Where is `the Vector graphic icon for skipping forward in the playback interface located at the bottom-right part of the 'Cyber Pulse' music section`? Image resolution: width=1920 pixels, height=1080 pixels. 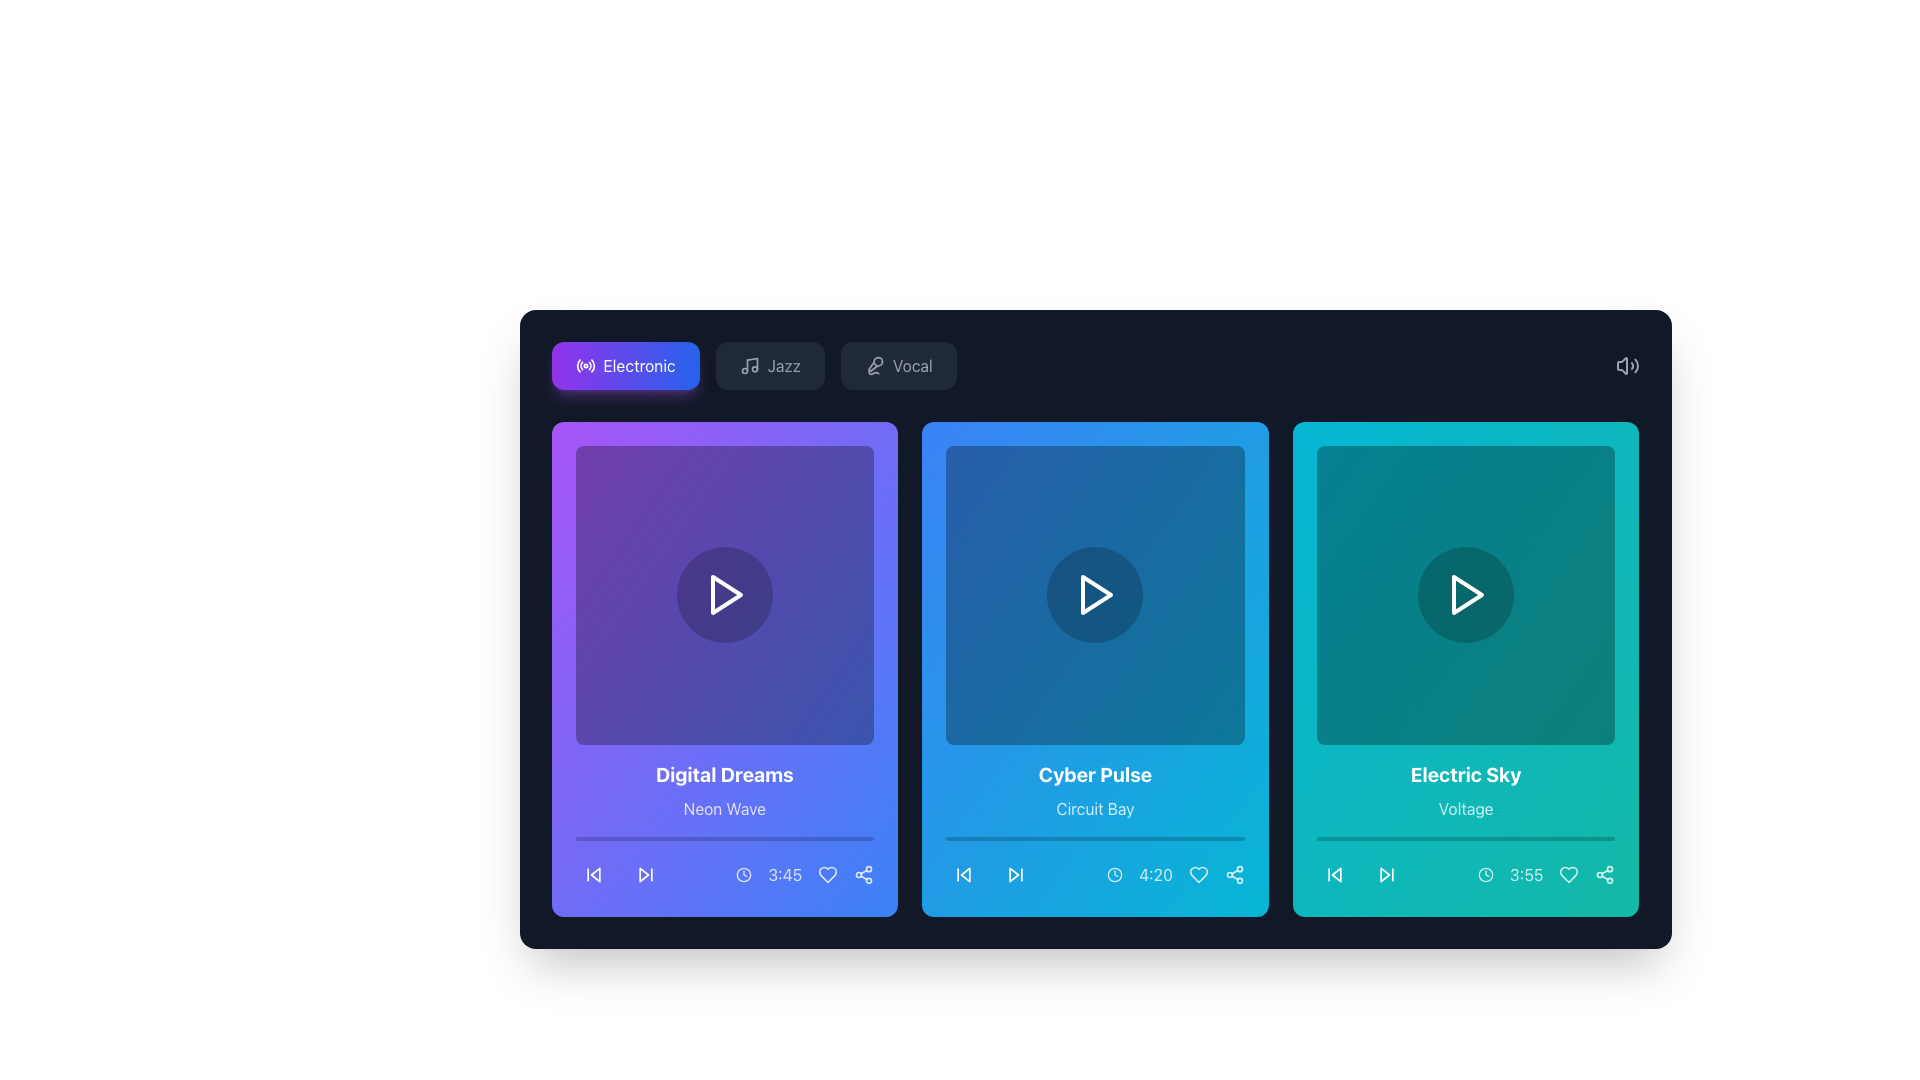 the Vector graphic icon for skipping forward in the playback interface located at the bottom-right part of the 'Cyber Pulse' music section is located at coordinates (1014, 873).